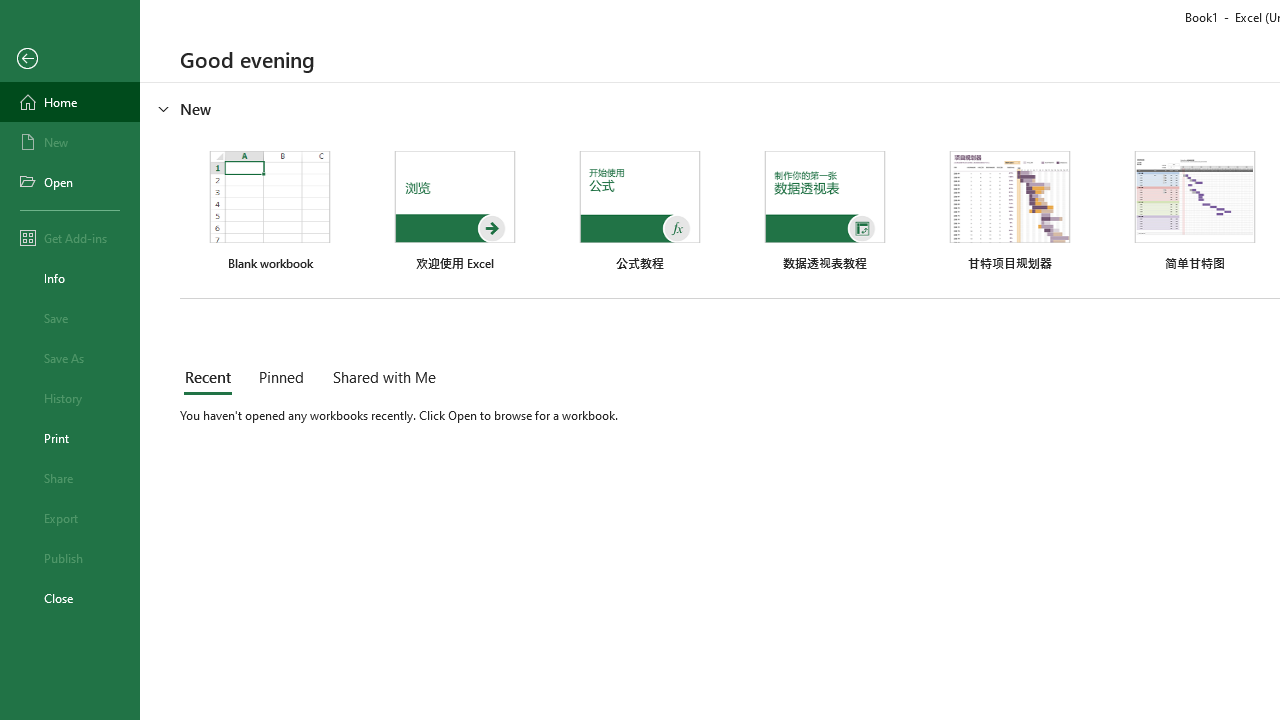  Describe the element at coordinates (380, 379) in the screenshot. I see `'Shared with Me'` at that location.